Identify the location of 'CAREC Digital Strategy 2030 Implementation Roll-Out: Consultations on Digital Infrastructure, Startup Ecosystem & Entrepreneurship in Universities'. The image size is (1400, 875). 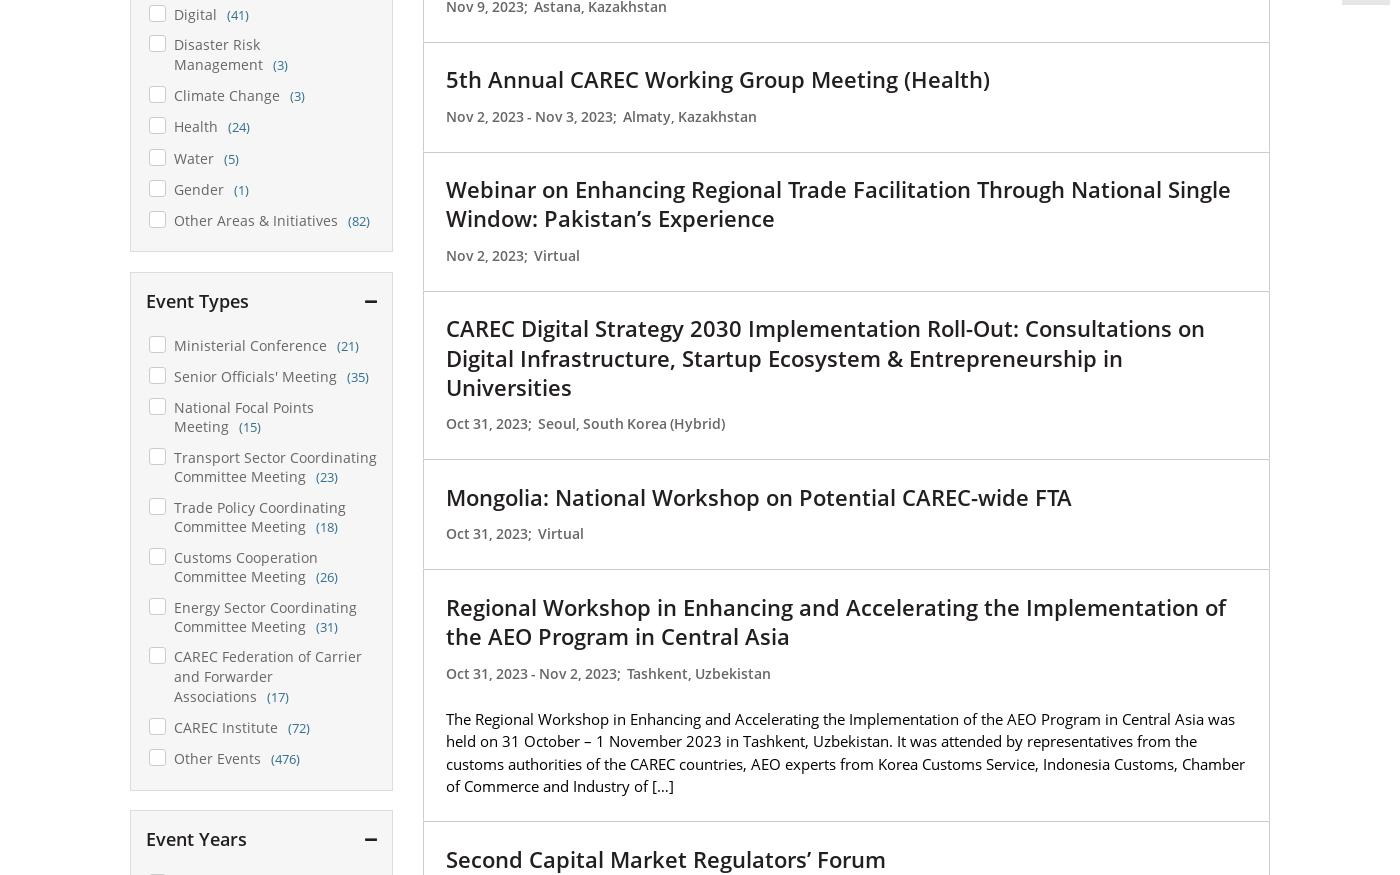
(825, 357).